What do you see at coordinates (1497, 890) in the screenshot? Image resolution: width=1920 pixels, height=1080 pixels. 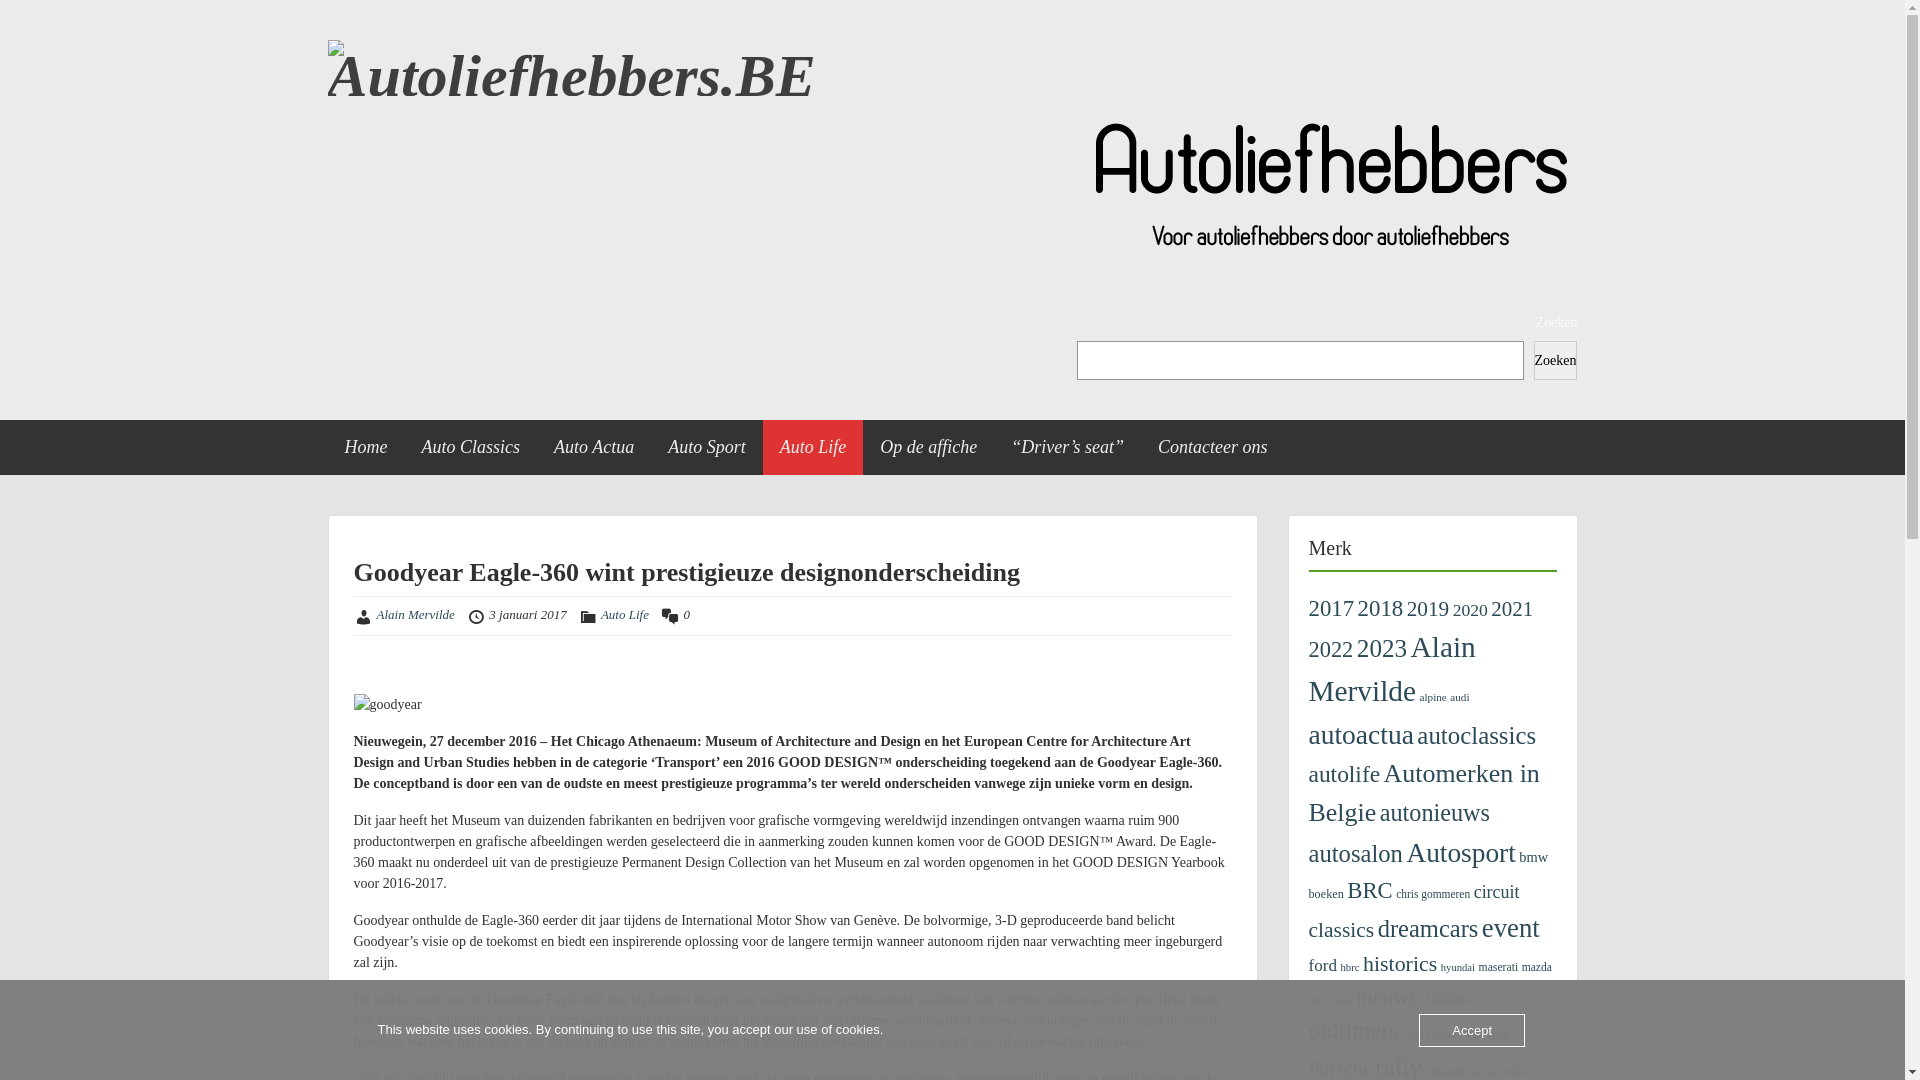 I see `'circuit'` at bounding box center [1497, 890].